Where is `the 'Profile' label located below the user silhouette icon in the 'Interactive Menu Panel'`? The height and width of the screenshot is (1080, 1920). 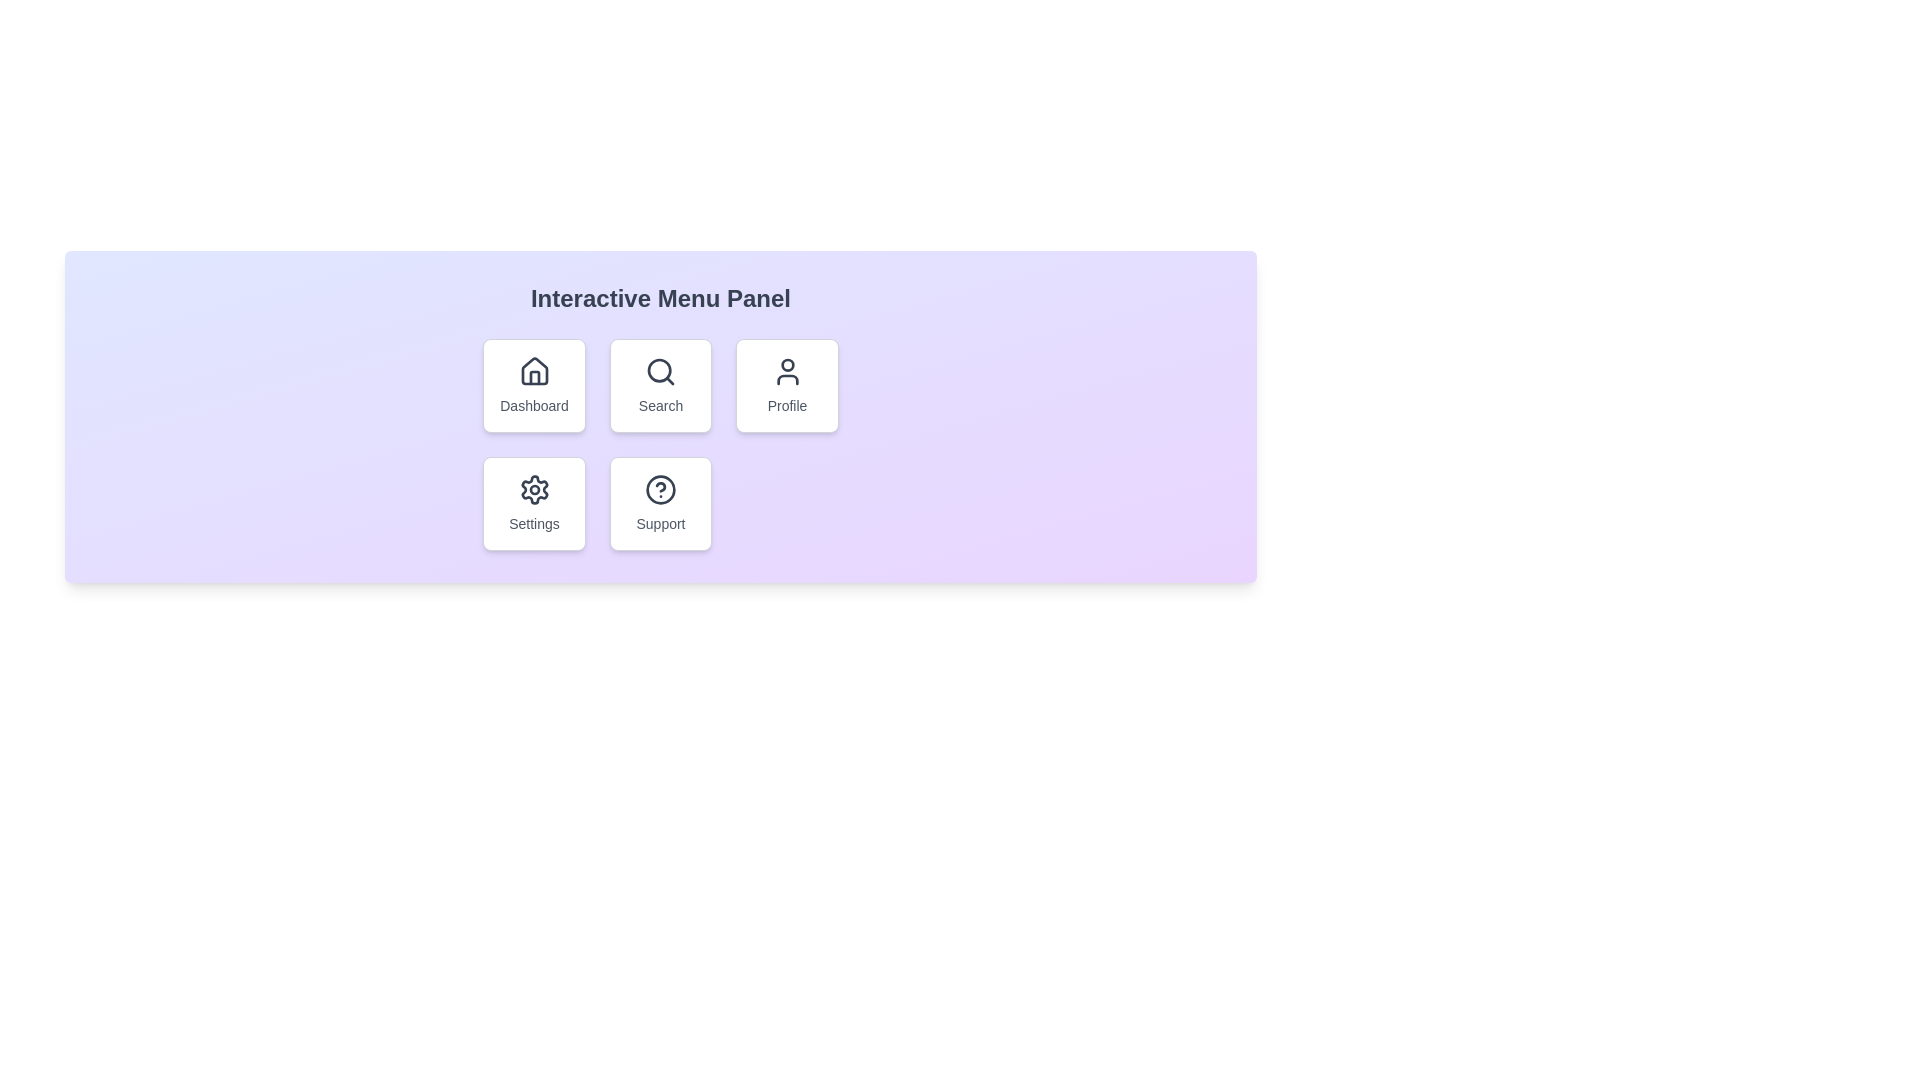 the 'Profile' label located below the user silhouette icon in the 'Interactive Menu Panel' is located at coordinates (786, 405).